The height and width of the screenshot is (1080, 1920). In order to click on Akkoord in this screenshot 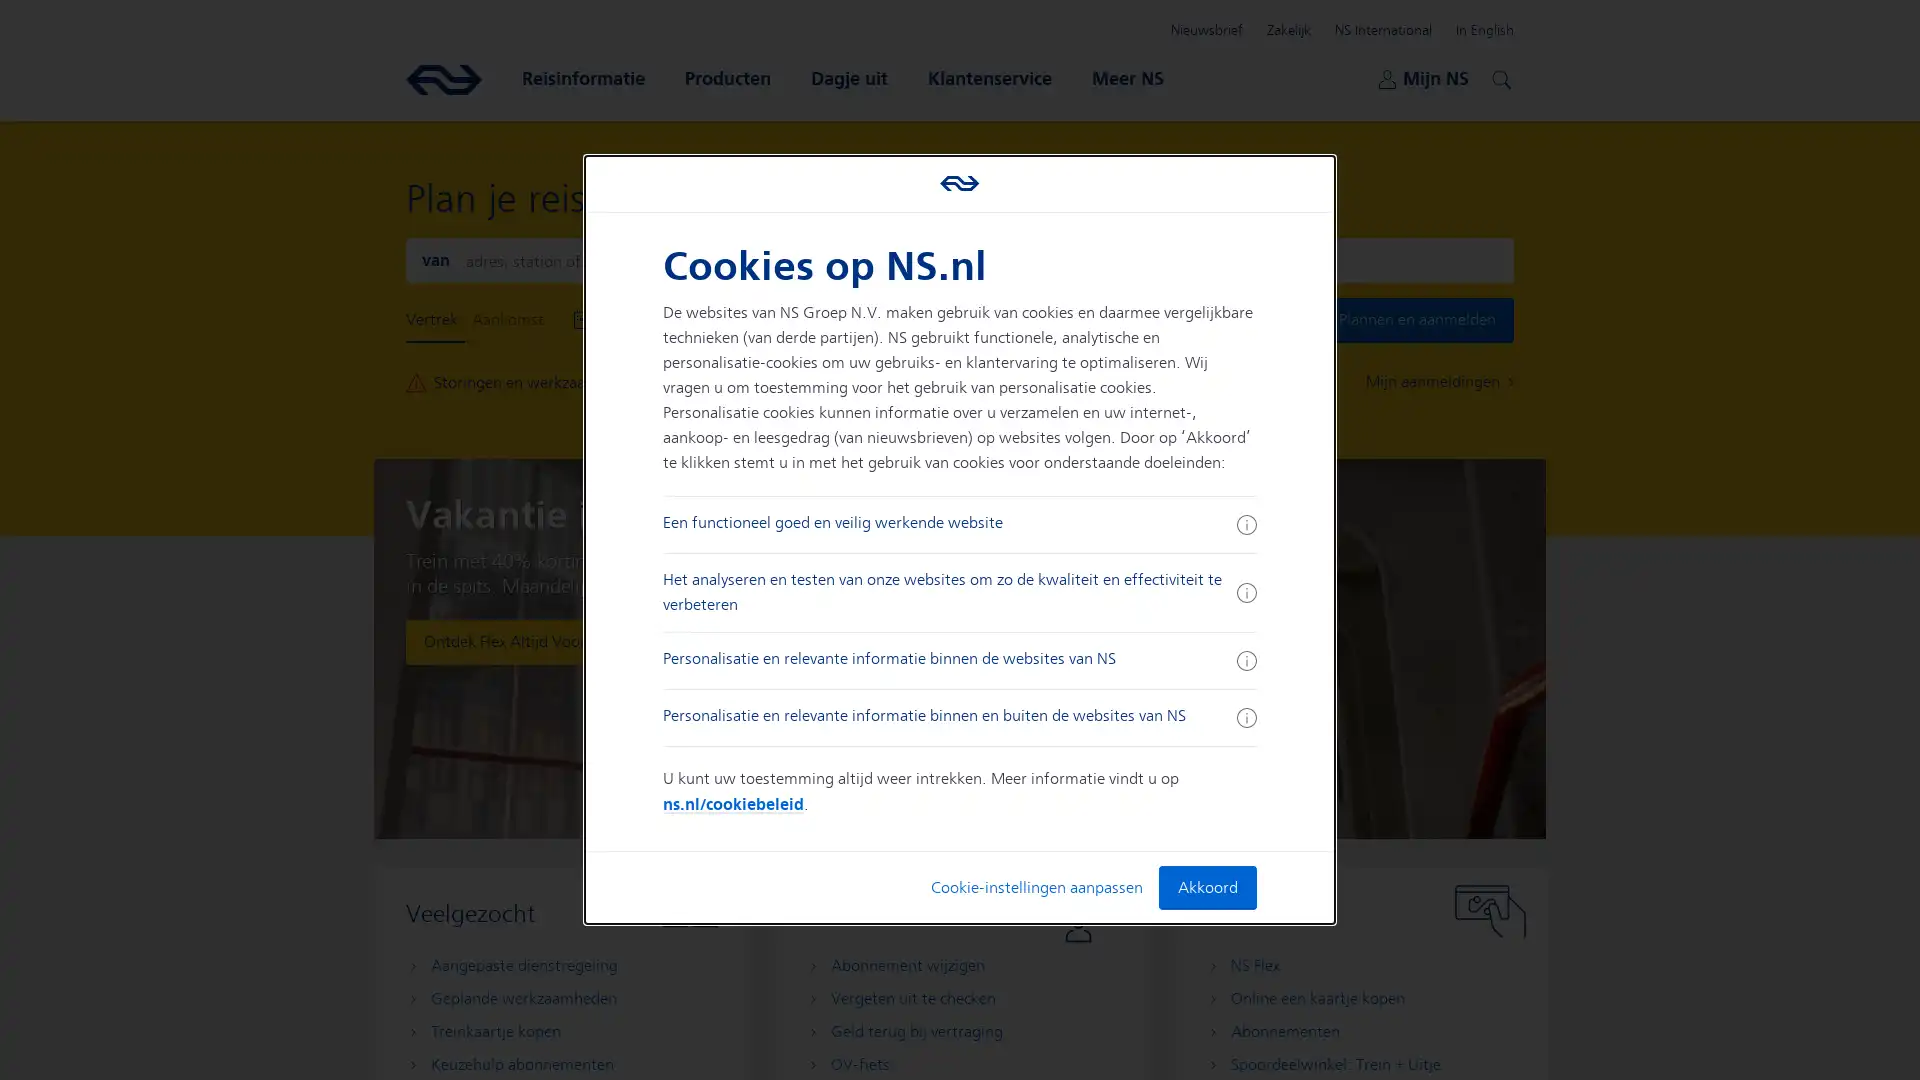, I will do `click(1205, 886)`.